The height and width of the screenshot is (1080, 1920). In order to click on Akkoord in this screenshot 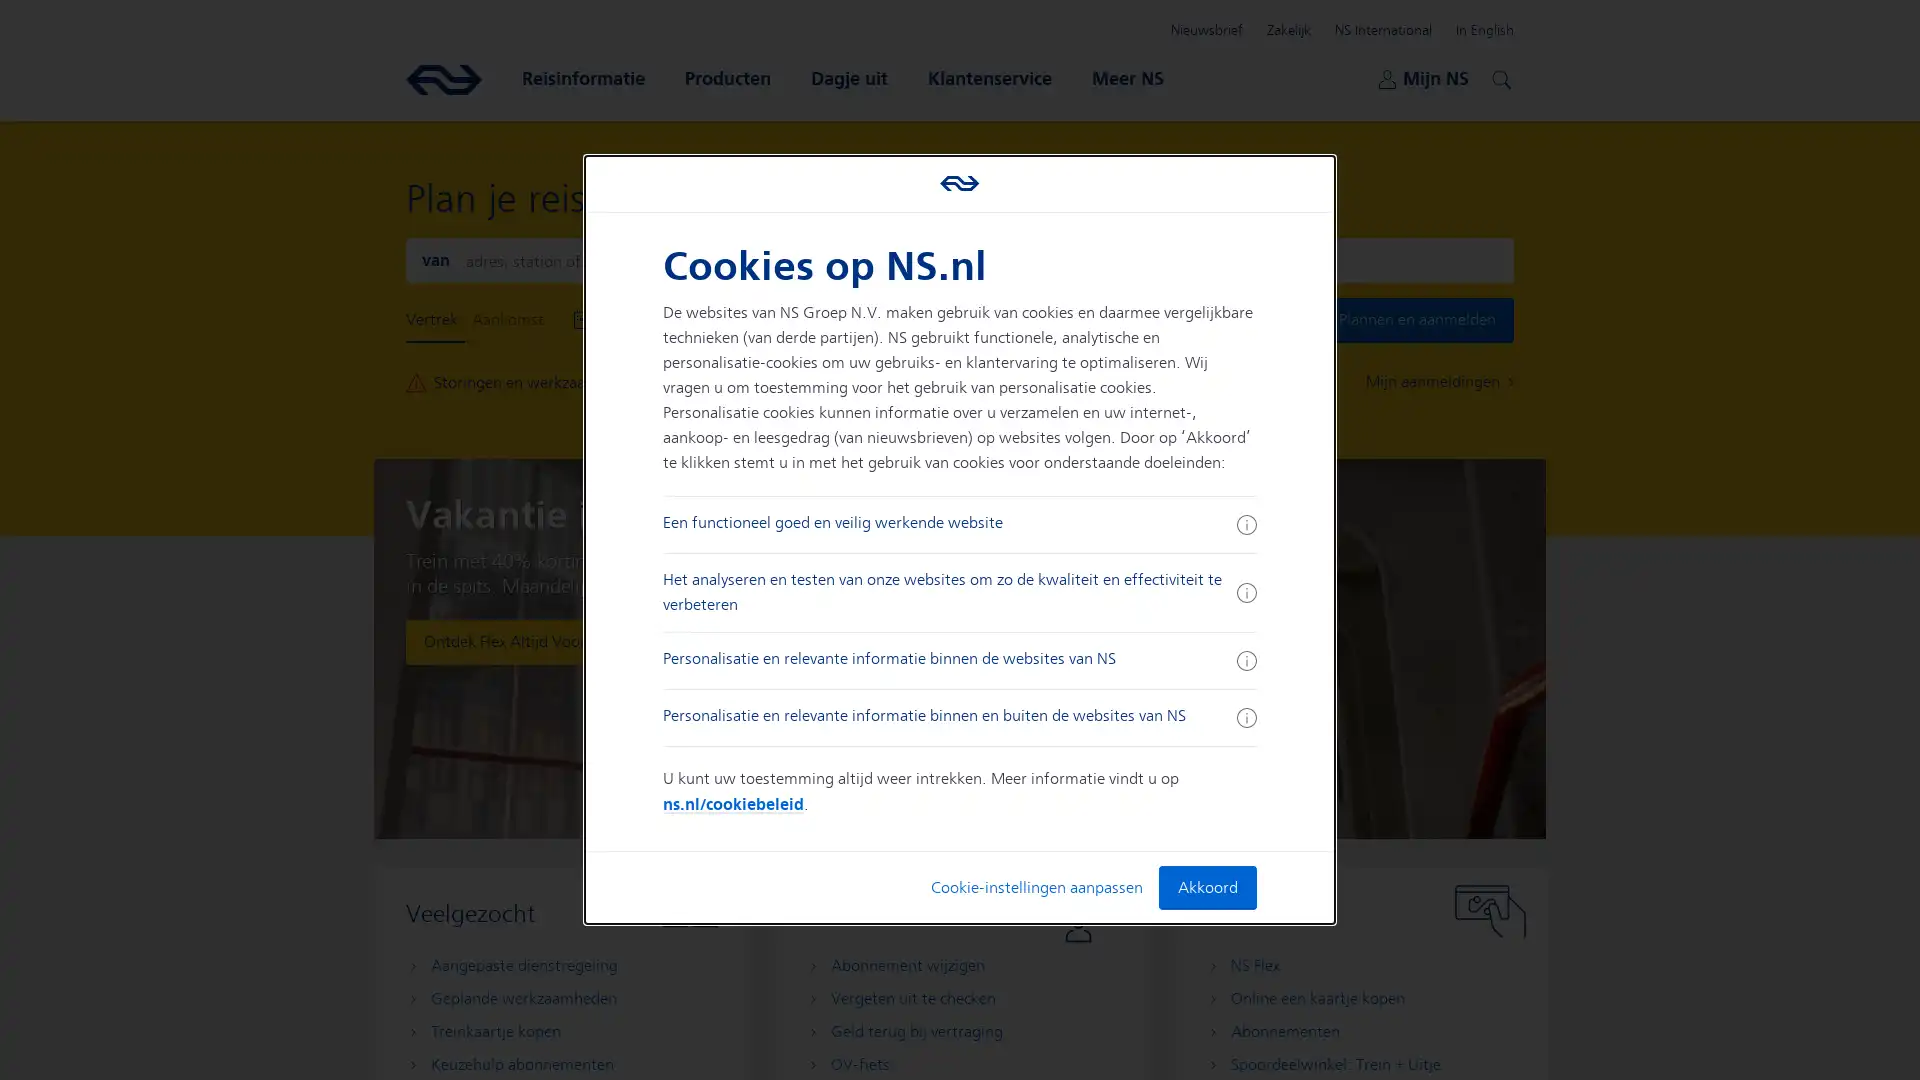, I will do `click(1205, 886)`.